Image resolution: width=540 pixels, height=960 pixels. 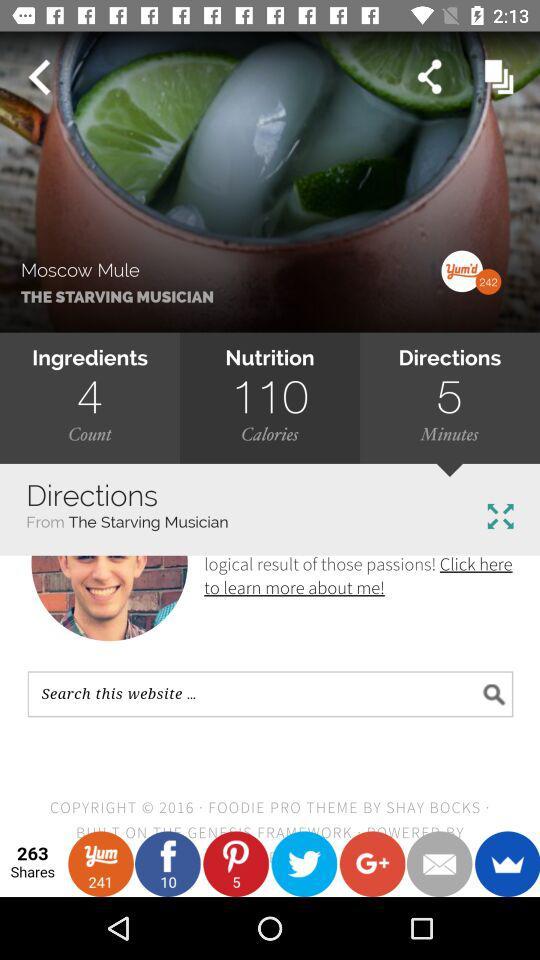 What do you see at coordinates (428, 77) in the screenshot?
I see `the share icon` at bounding box center [428, 77].